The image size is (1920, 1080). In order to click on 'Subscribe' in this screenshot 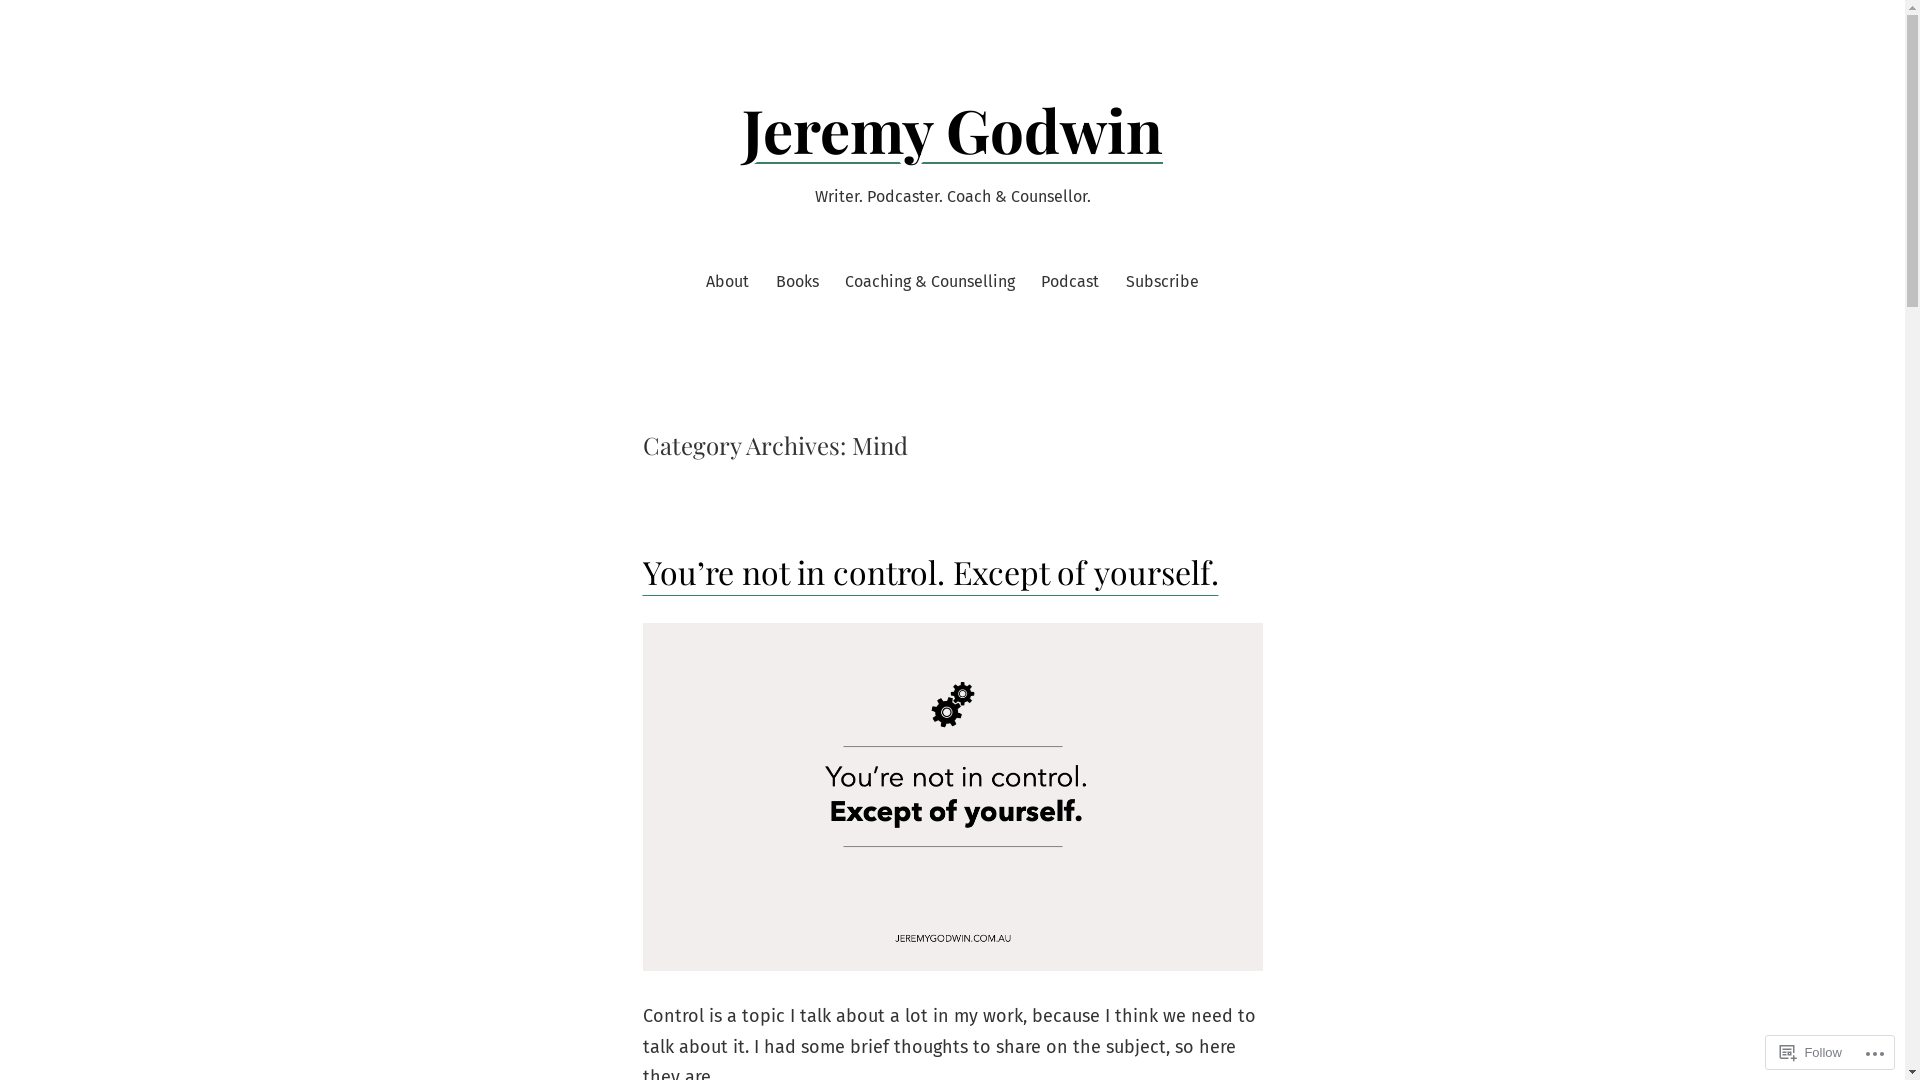, I will do `click(1126, 281)`.